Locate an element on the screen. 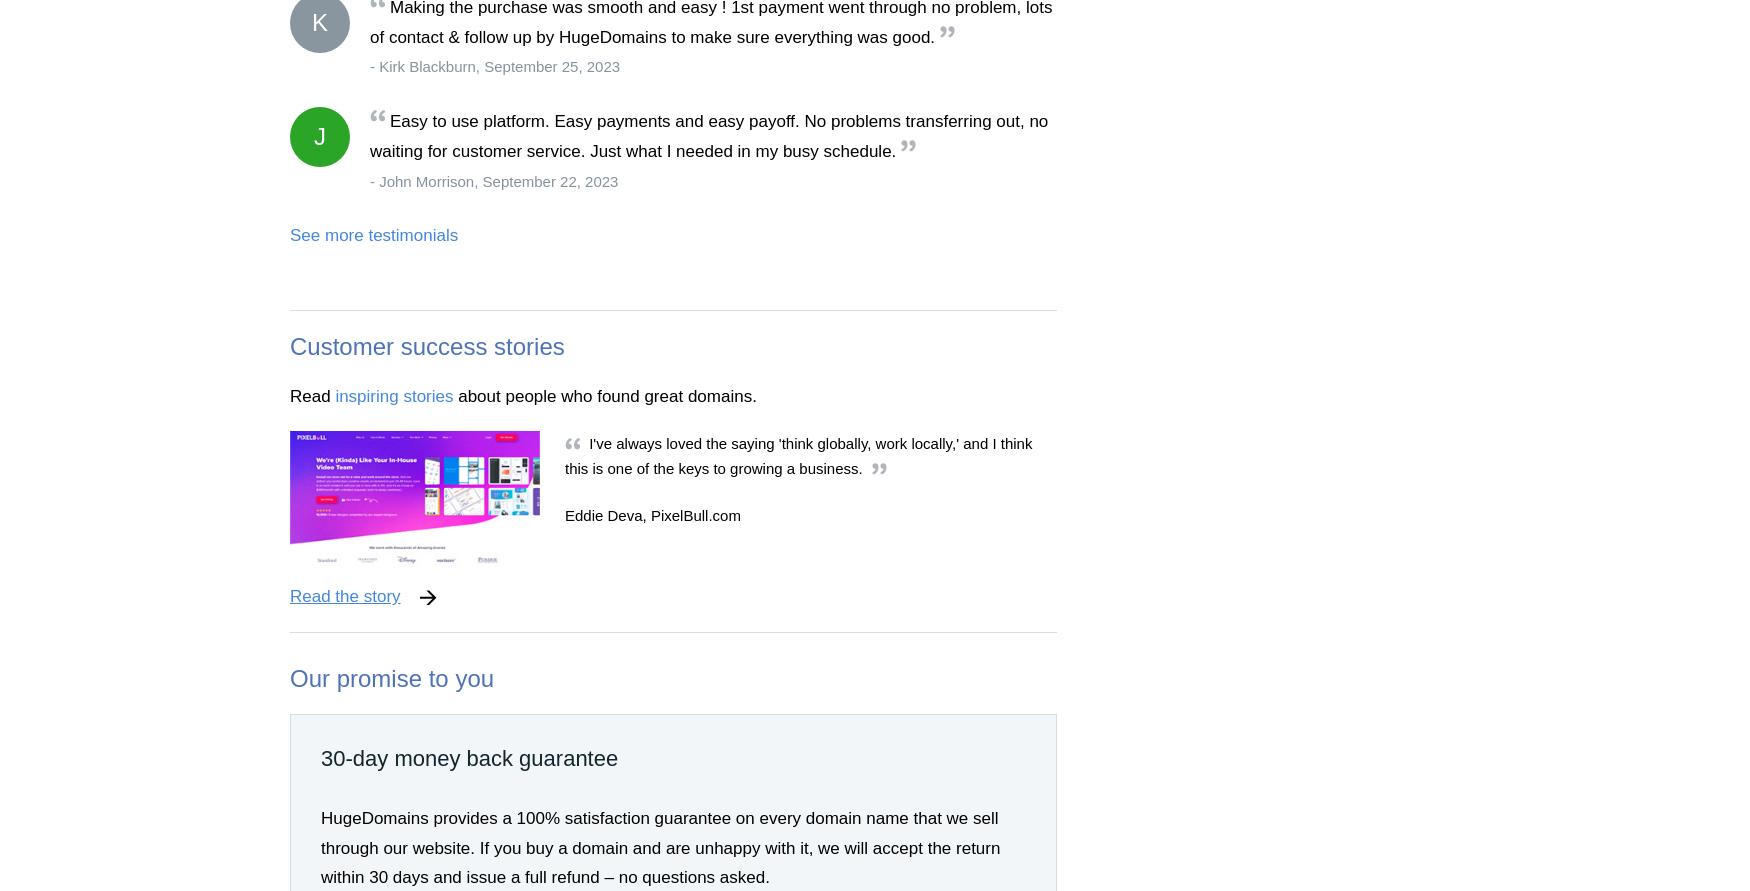 This screenshot has width=1750, height=891. '- Kirk Blackburn, September 25, 2023' is located at coordinates (495, 66).